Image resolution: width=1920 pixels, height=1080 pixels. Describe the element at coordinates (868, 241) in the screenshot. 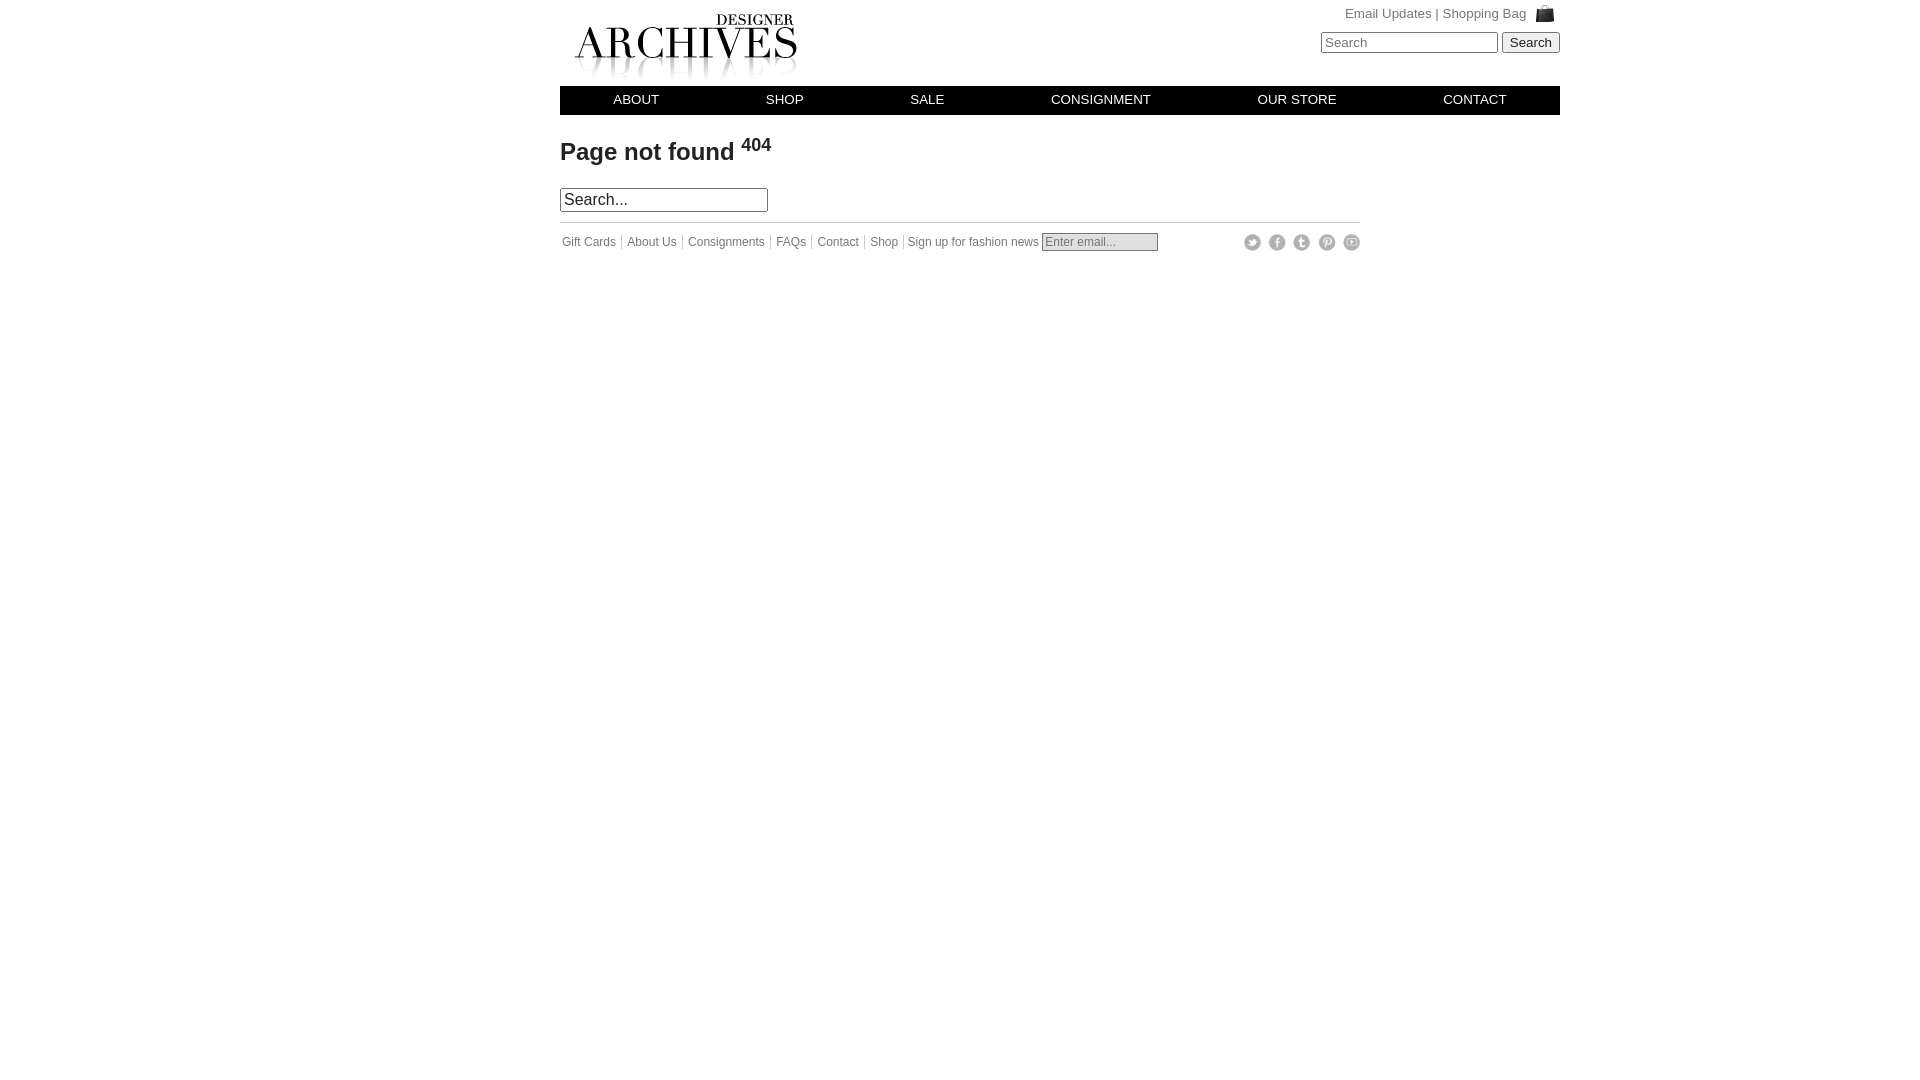

I see `'Shop'` at that location.